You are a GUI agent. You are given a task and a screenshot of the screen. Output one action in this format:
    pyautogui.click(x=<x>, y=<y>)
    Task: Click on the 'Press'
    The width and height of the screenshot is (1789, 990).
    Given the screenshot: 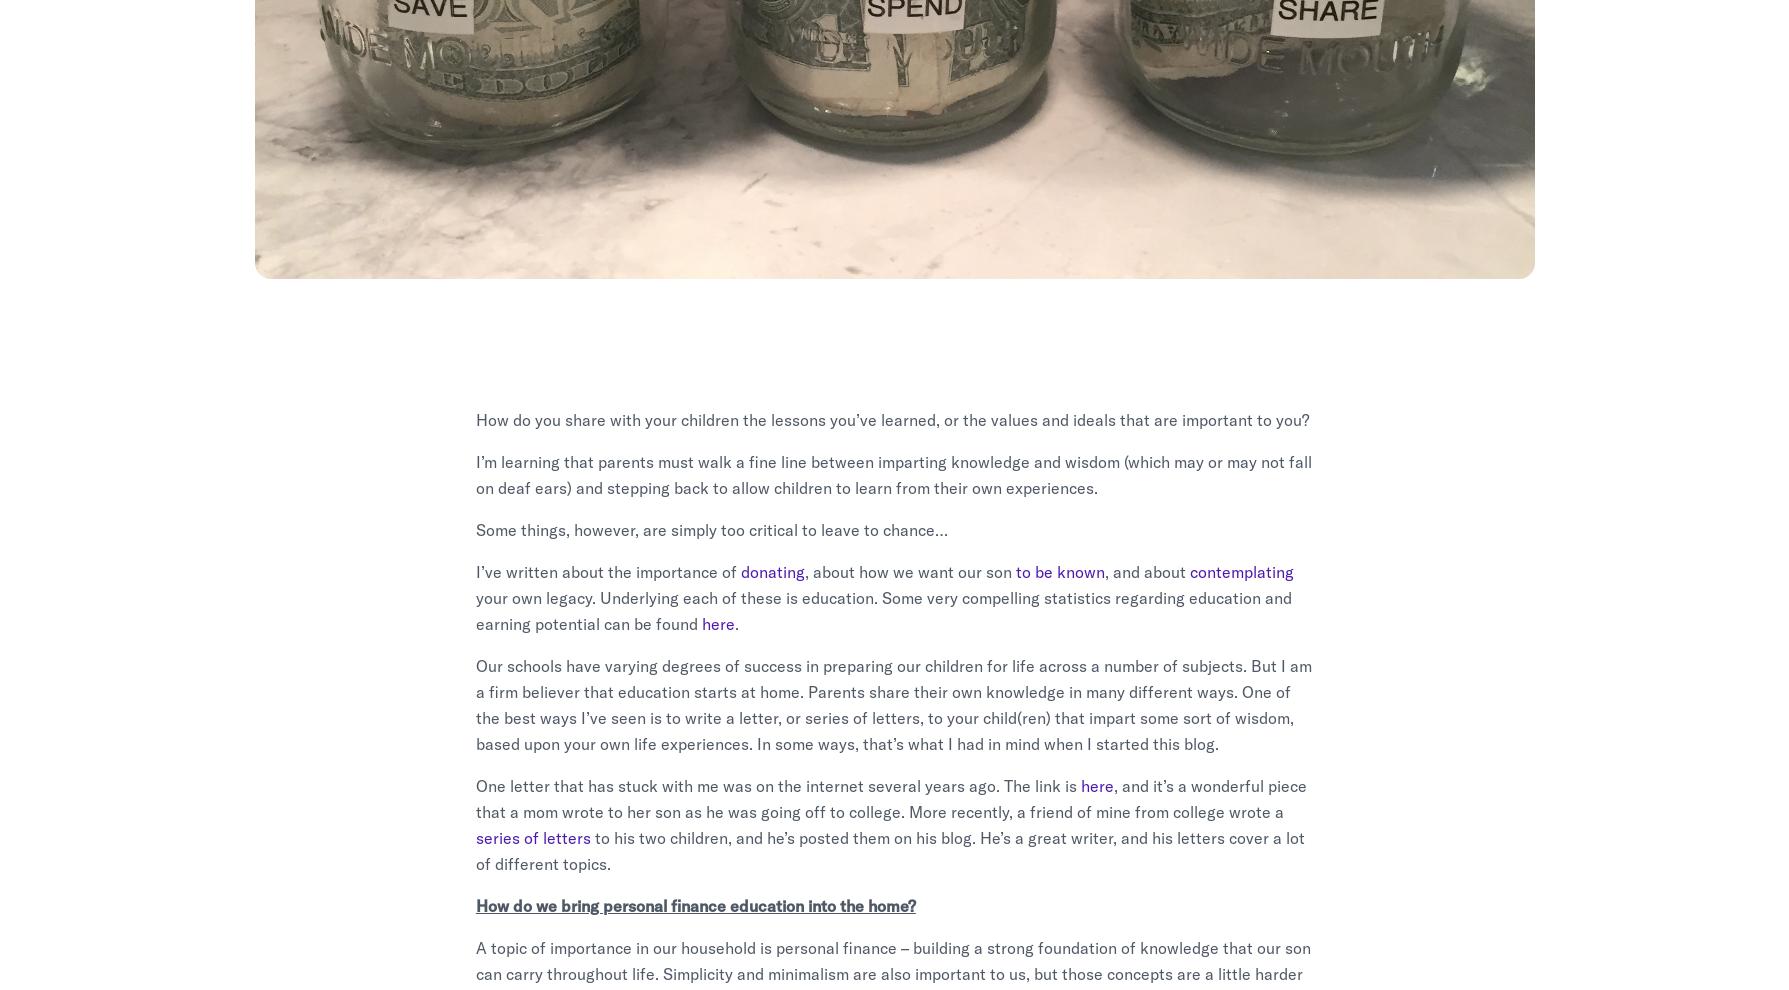 What is the action you would take?
    pyautogui.click(x=1150, y=721)
    